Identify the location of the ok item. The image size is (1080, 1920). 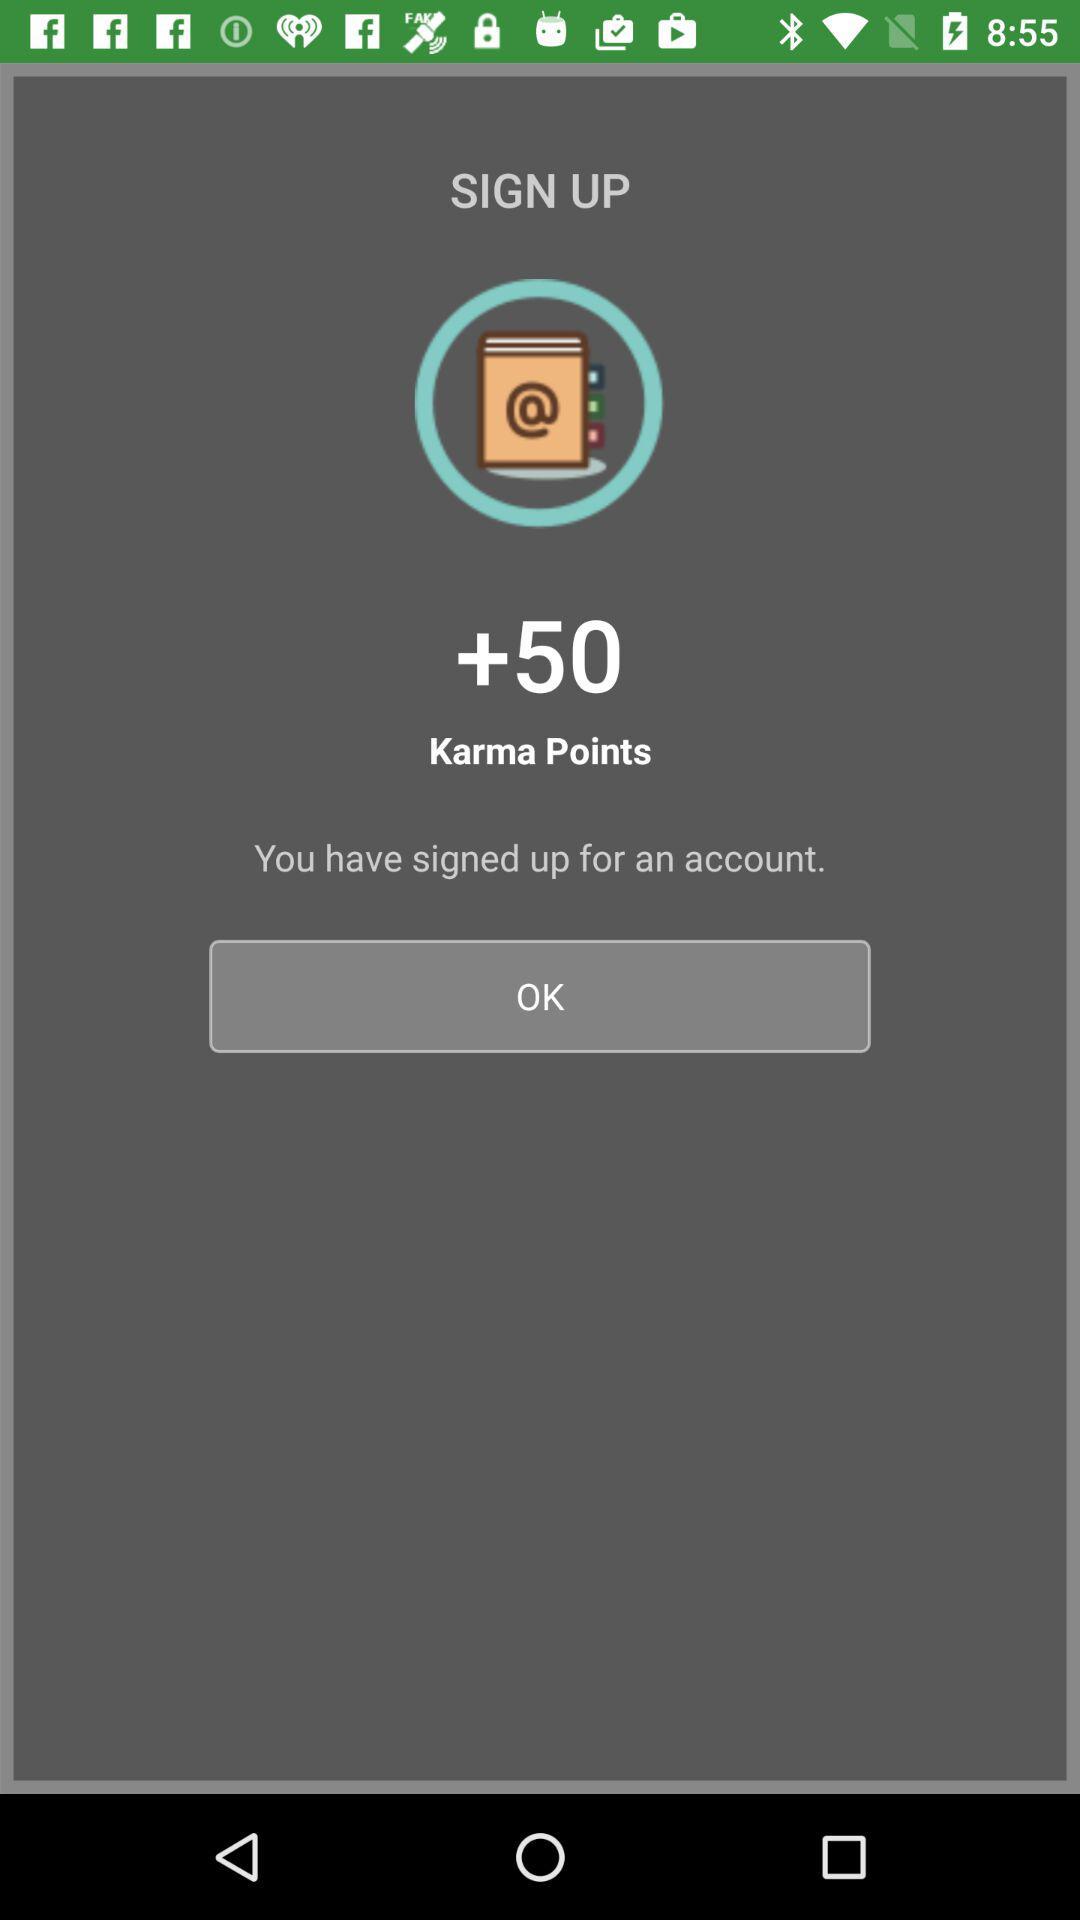
(540, 996).